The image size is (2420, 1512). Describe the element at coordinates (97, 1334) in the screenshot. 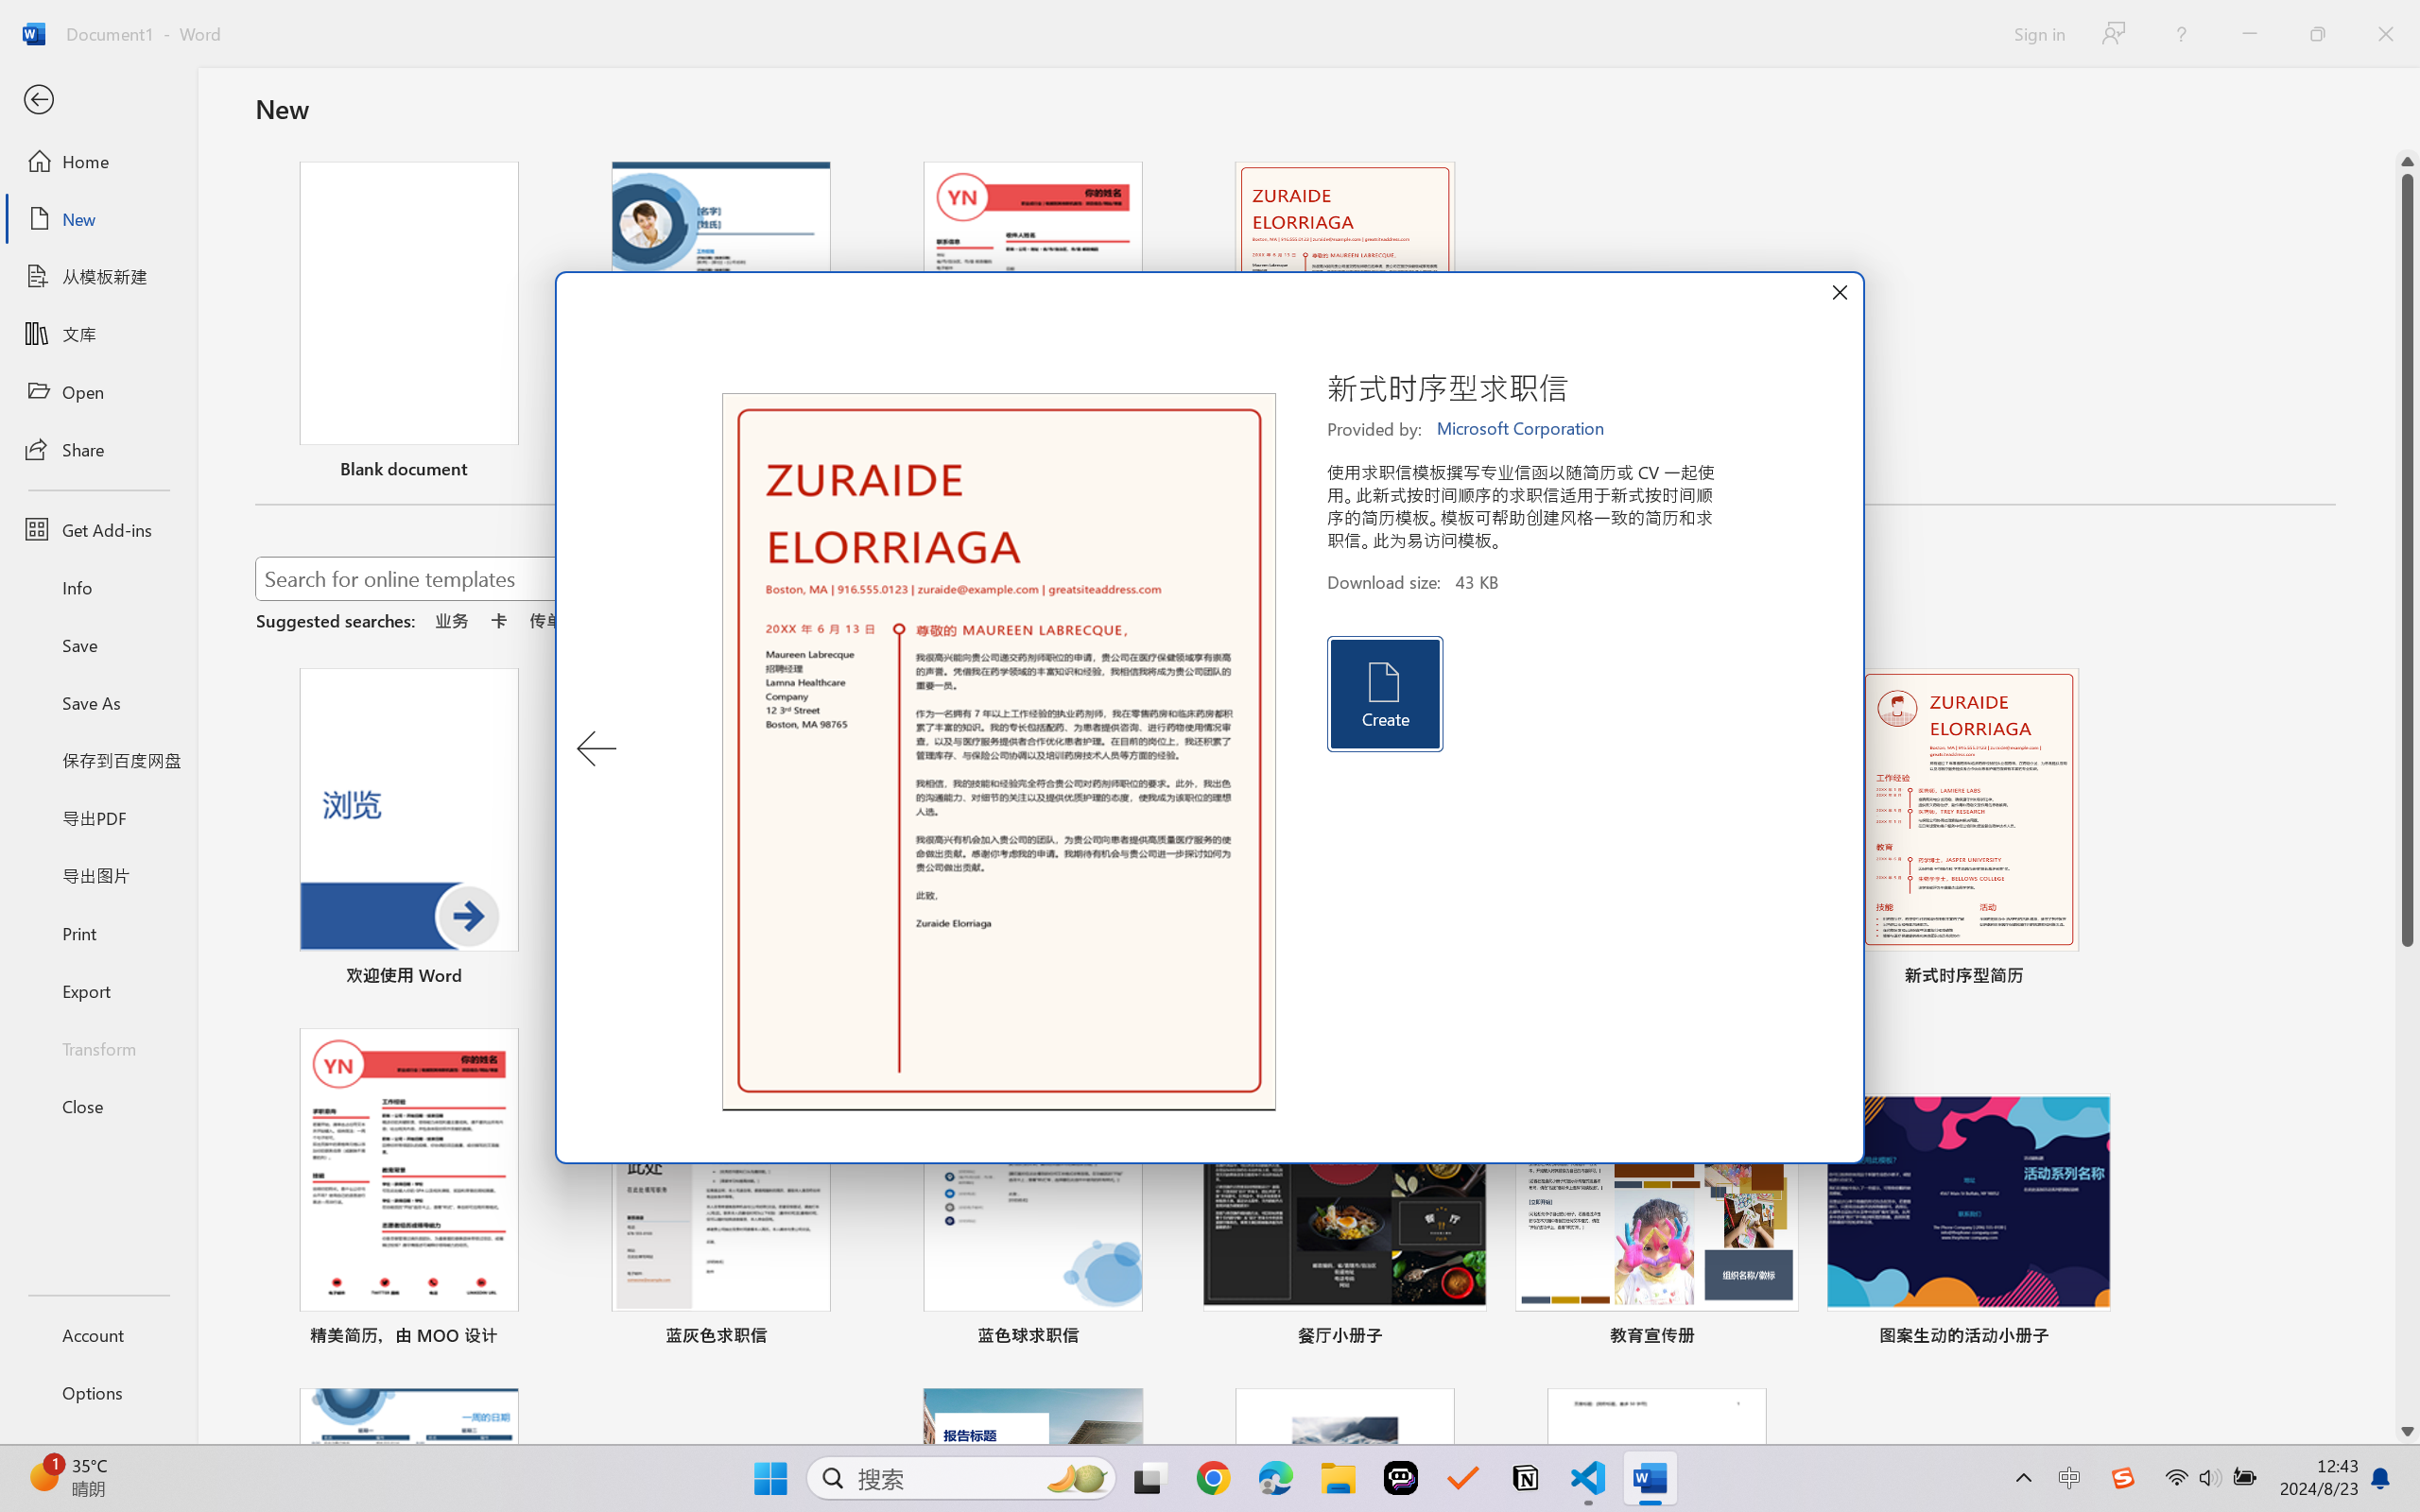

I see `'Account'` at that location.